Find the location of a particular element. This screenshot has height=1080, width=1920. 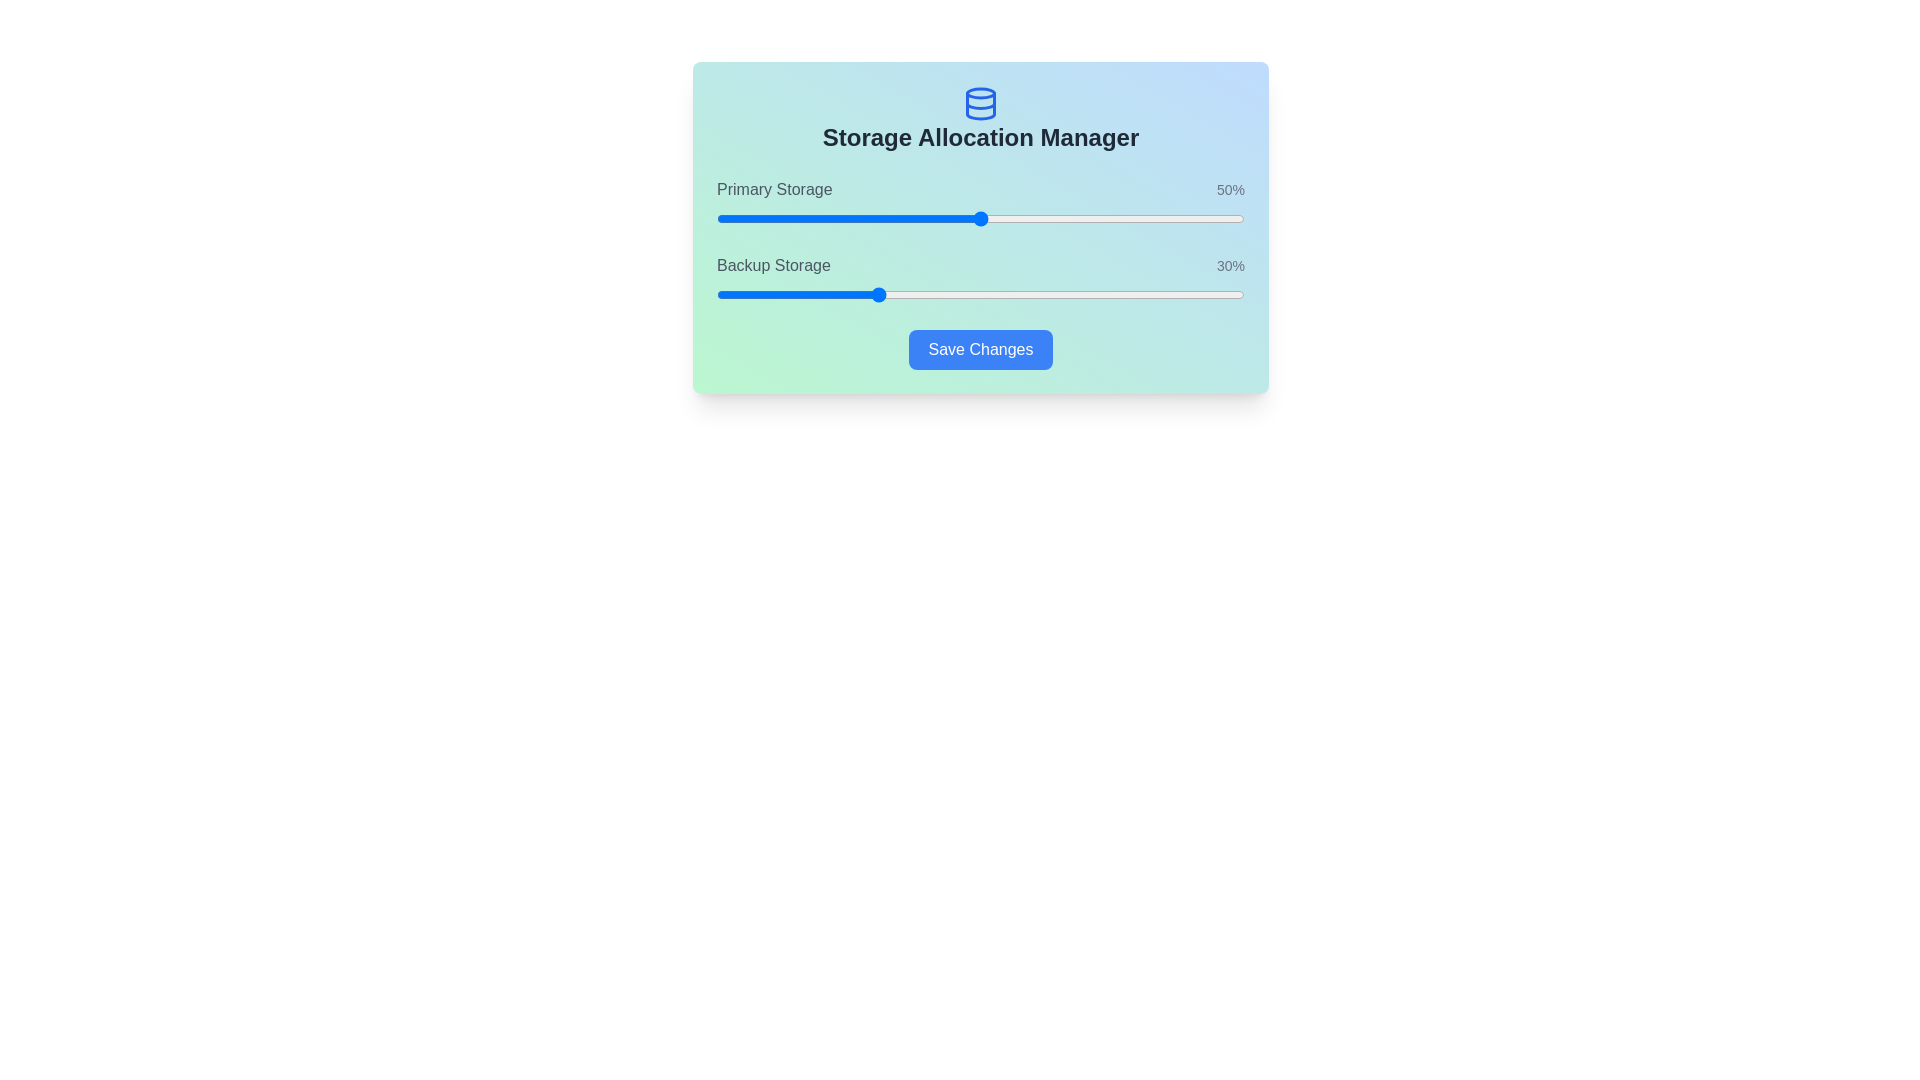

the Backup Storage slider to 5% is located at coordinates (742, 294).